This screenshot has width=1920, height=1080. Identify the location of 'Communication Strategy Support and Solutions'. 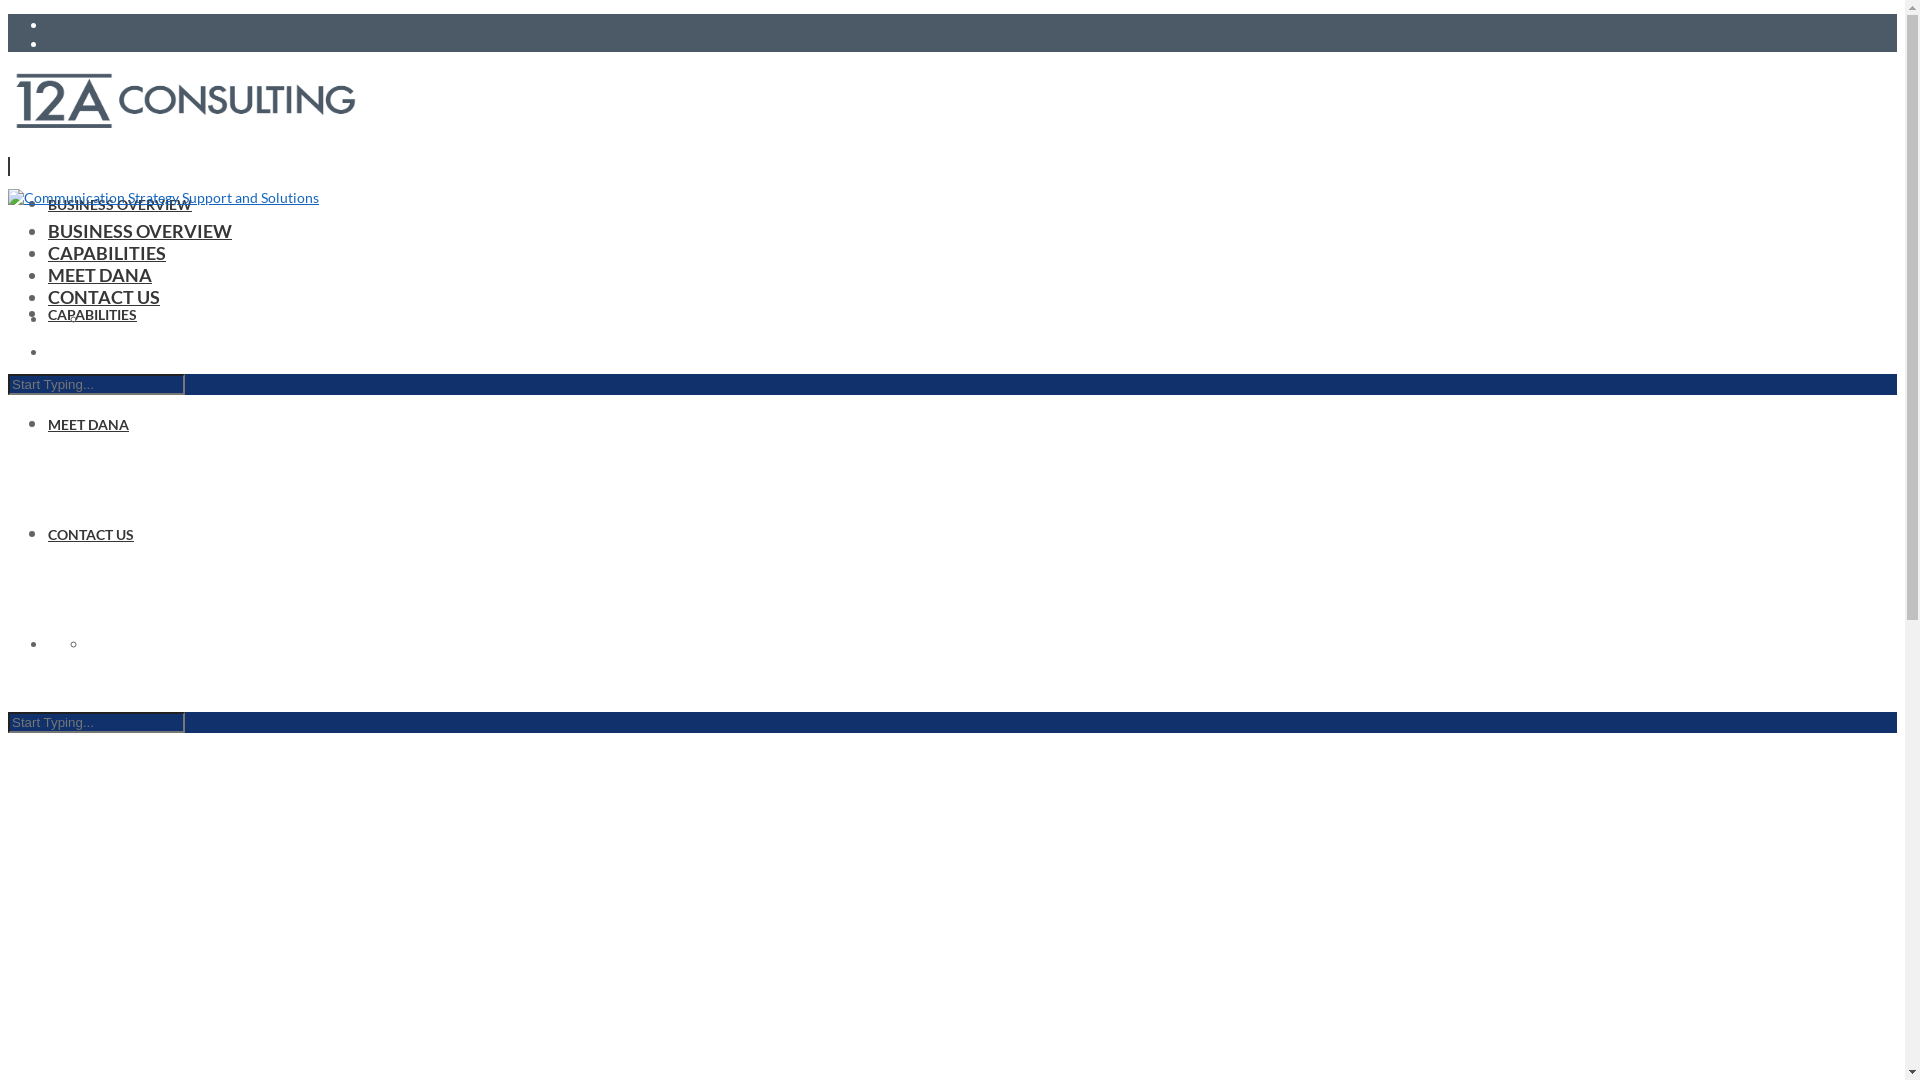
(8, 197).